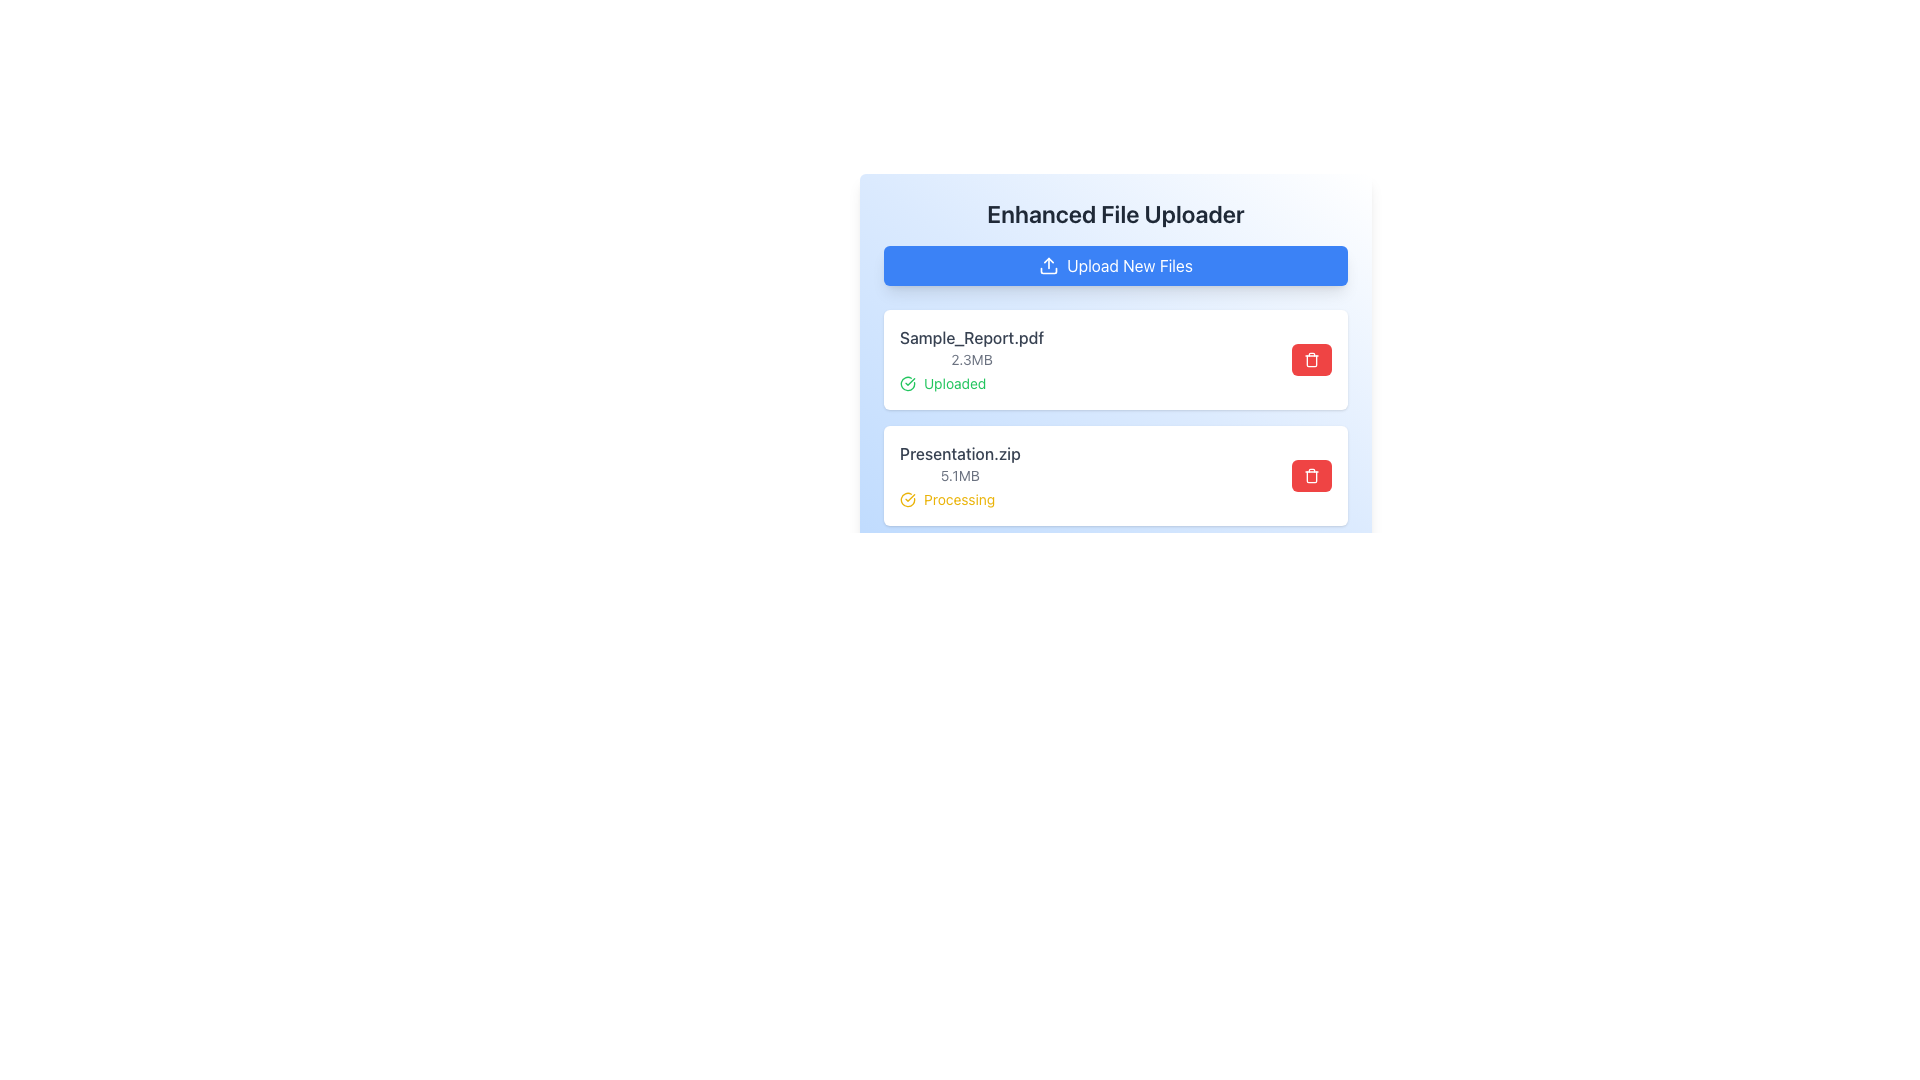  What do you see at coordinates (1311, 358) in the screenshot?
I see `the trash bin icon within the delete button of the second file item in the vertical list under the 'Enhanced File Uploader' header` at bounding box center [1311, 358].